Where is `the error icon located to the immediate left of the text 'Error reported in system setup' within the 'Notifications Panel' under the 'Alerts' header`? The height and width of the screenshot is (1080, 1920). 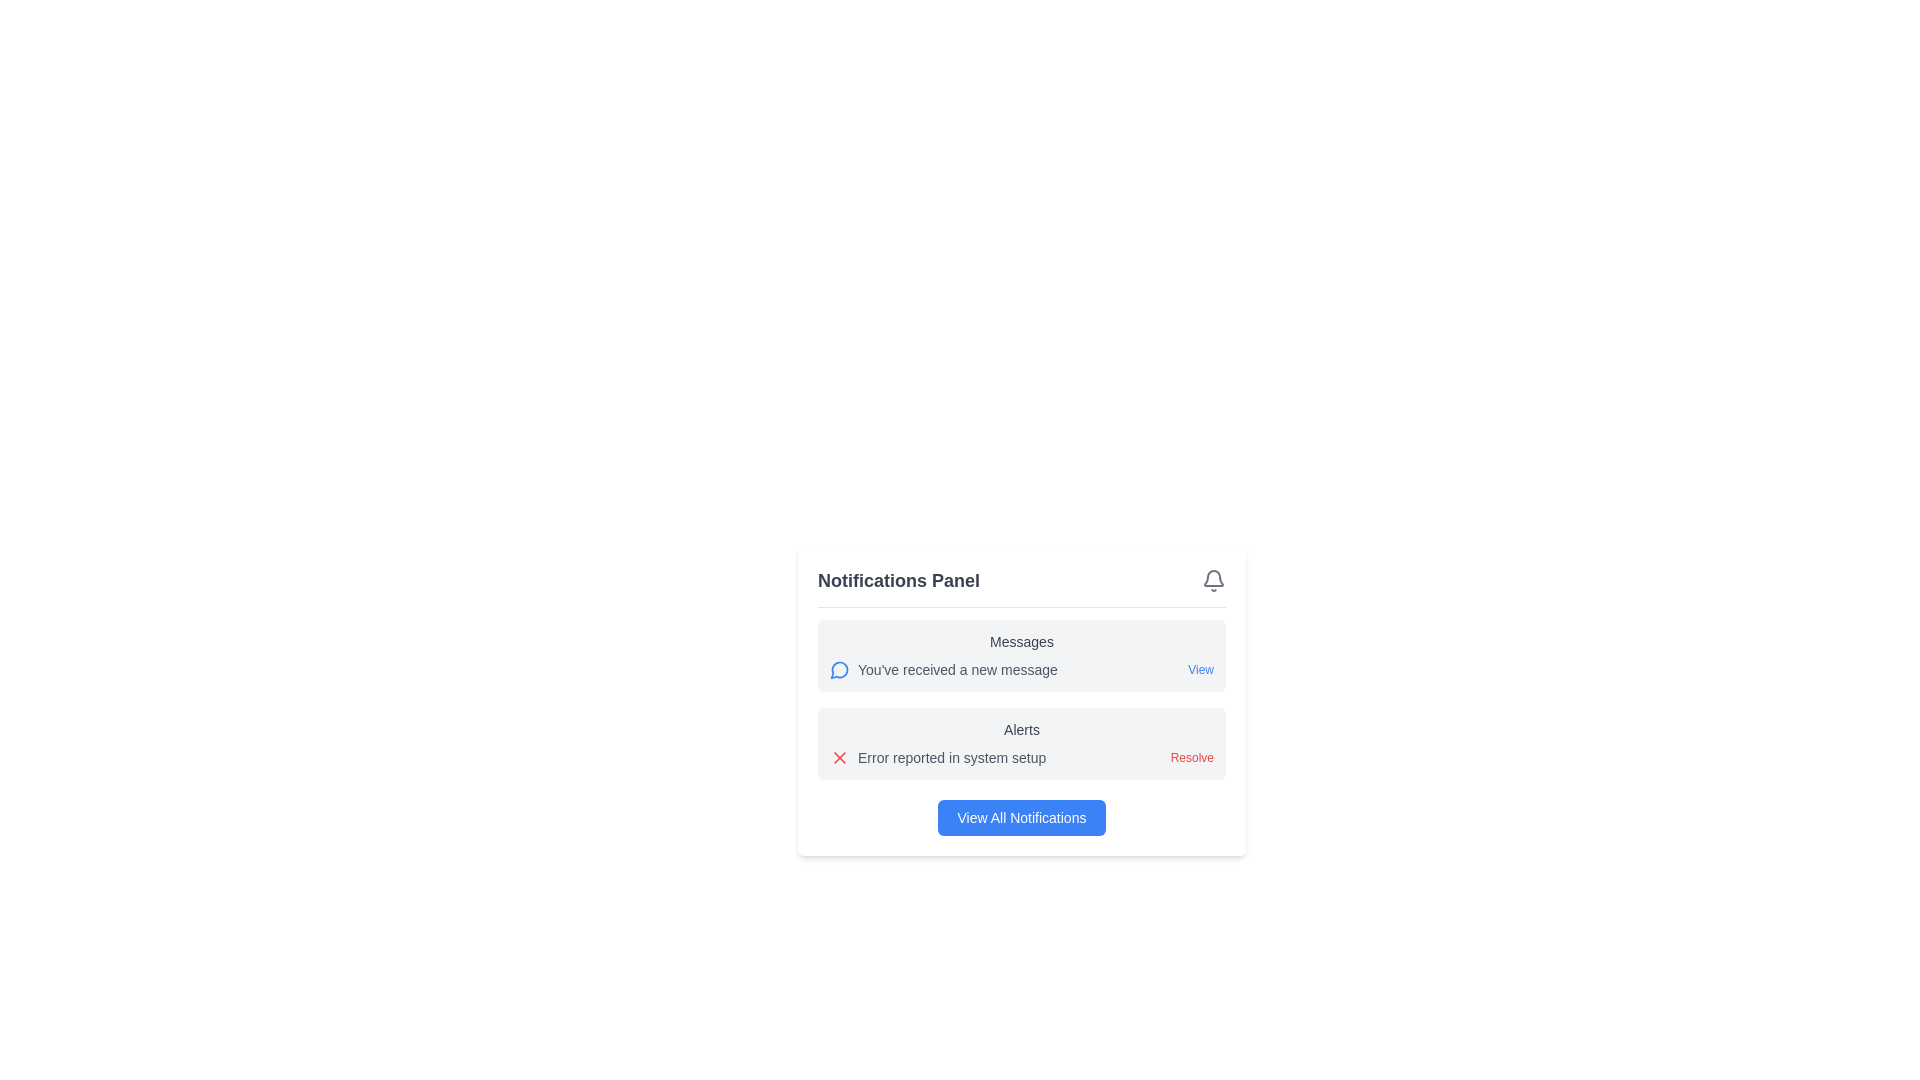 the error icon located to the immediate left of the text 'Error reported in system setup' within the 'Notifications Panel' under the 'Alerts' header is located at coordinates (840, 758).